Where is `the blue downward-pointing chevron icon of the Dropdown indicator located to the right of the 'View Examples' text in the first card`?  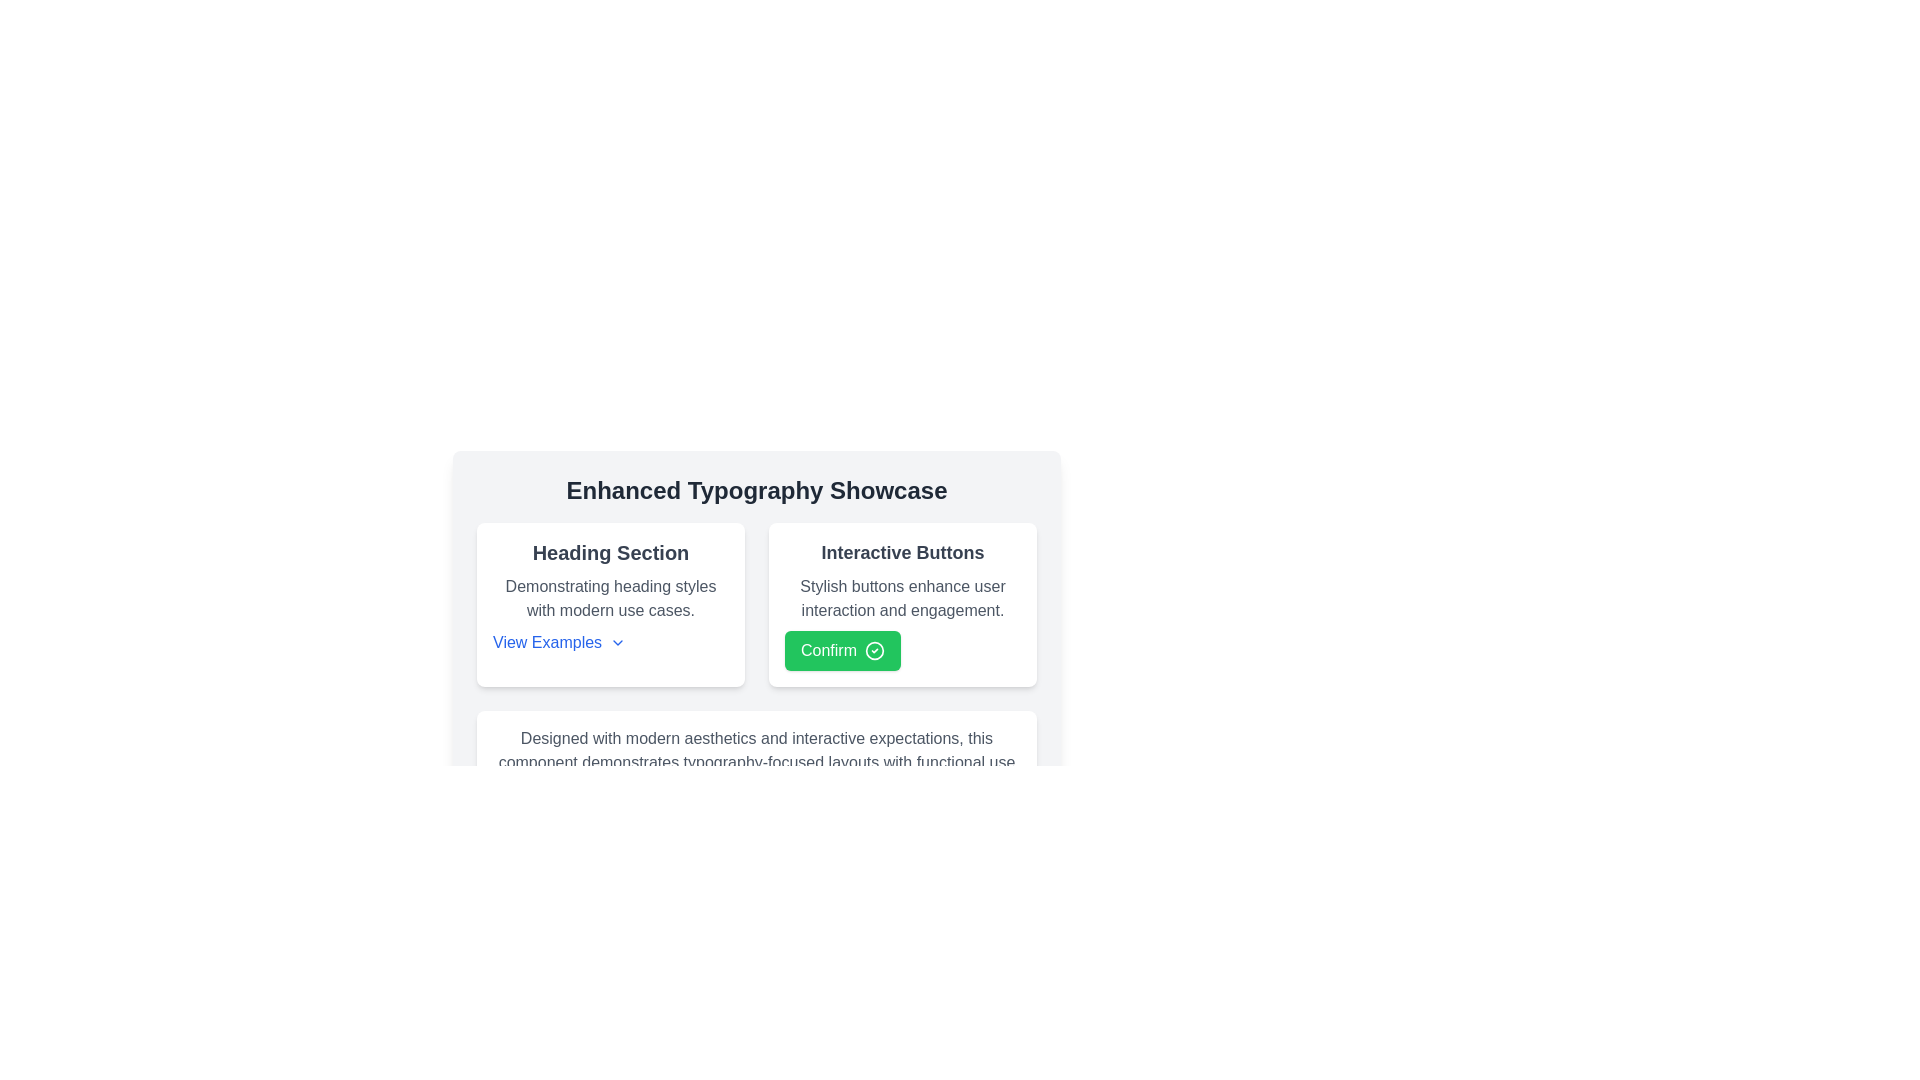
the blue downward-pointing chevron icon of the Dropdown indicator located to the right of the 'View Examples' text in the first card is located at coordinates (617, 643).